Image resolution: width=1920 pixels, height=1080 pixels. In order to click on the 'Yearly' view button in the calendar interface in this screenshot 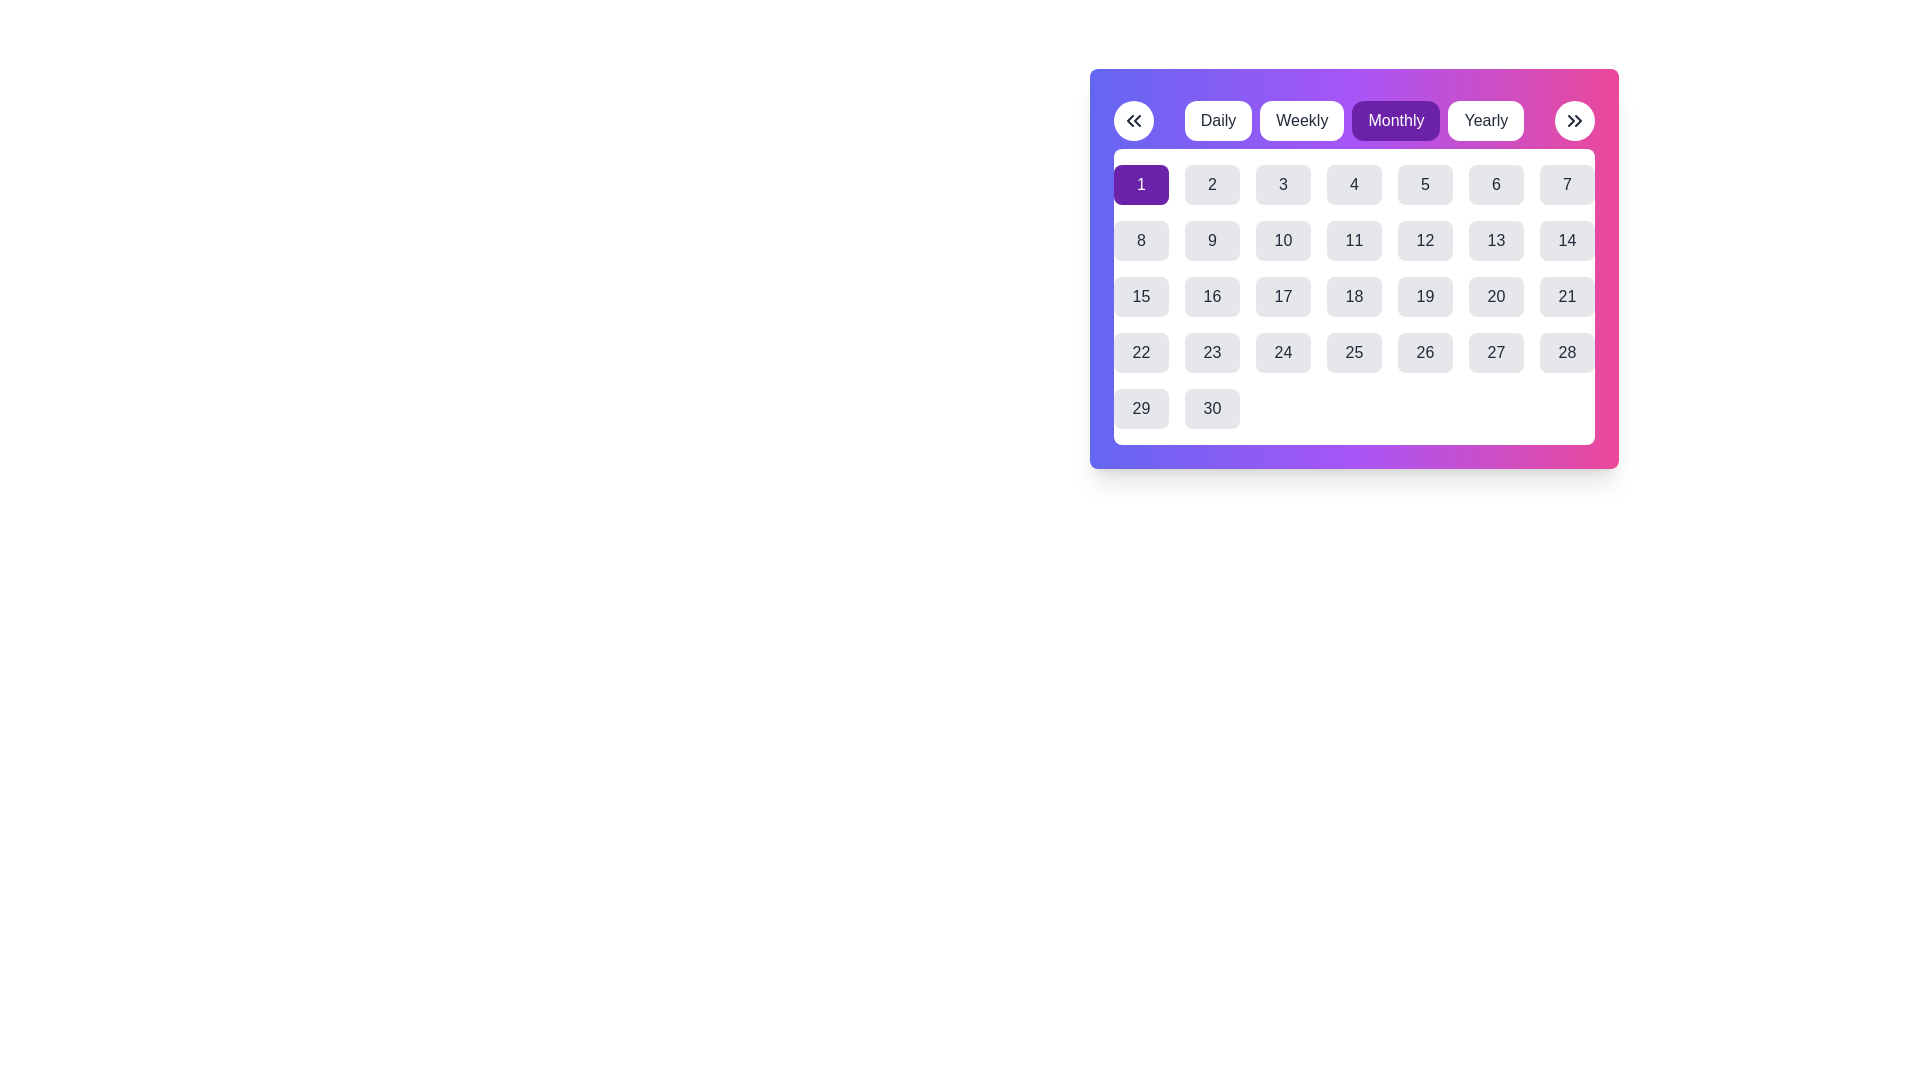, I will do `click(1486, 120)`.